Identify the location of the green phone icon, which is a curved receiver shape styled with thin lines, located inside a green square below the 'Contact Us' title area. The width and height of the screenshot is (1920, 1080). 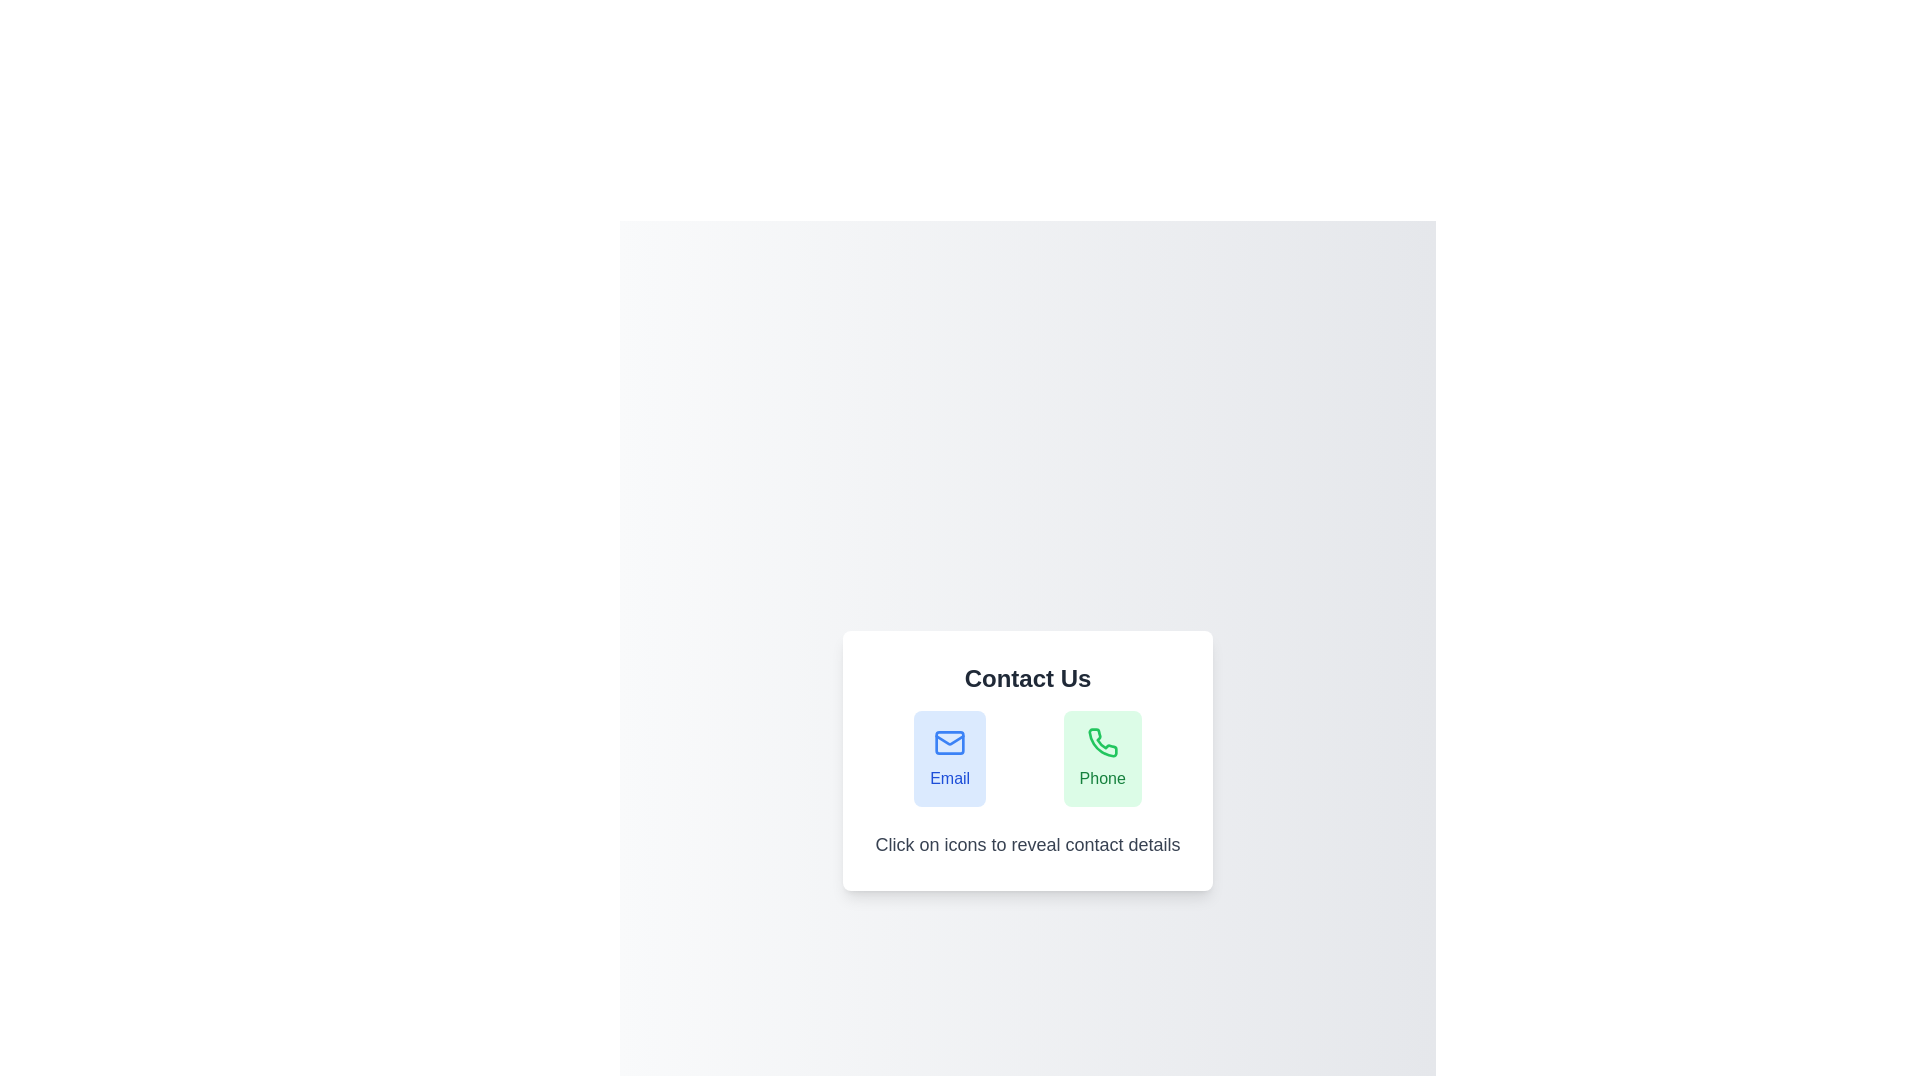
(1101, 742).